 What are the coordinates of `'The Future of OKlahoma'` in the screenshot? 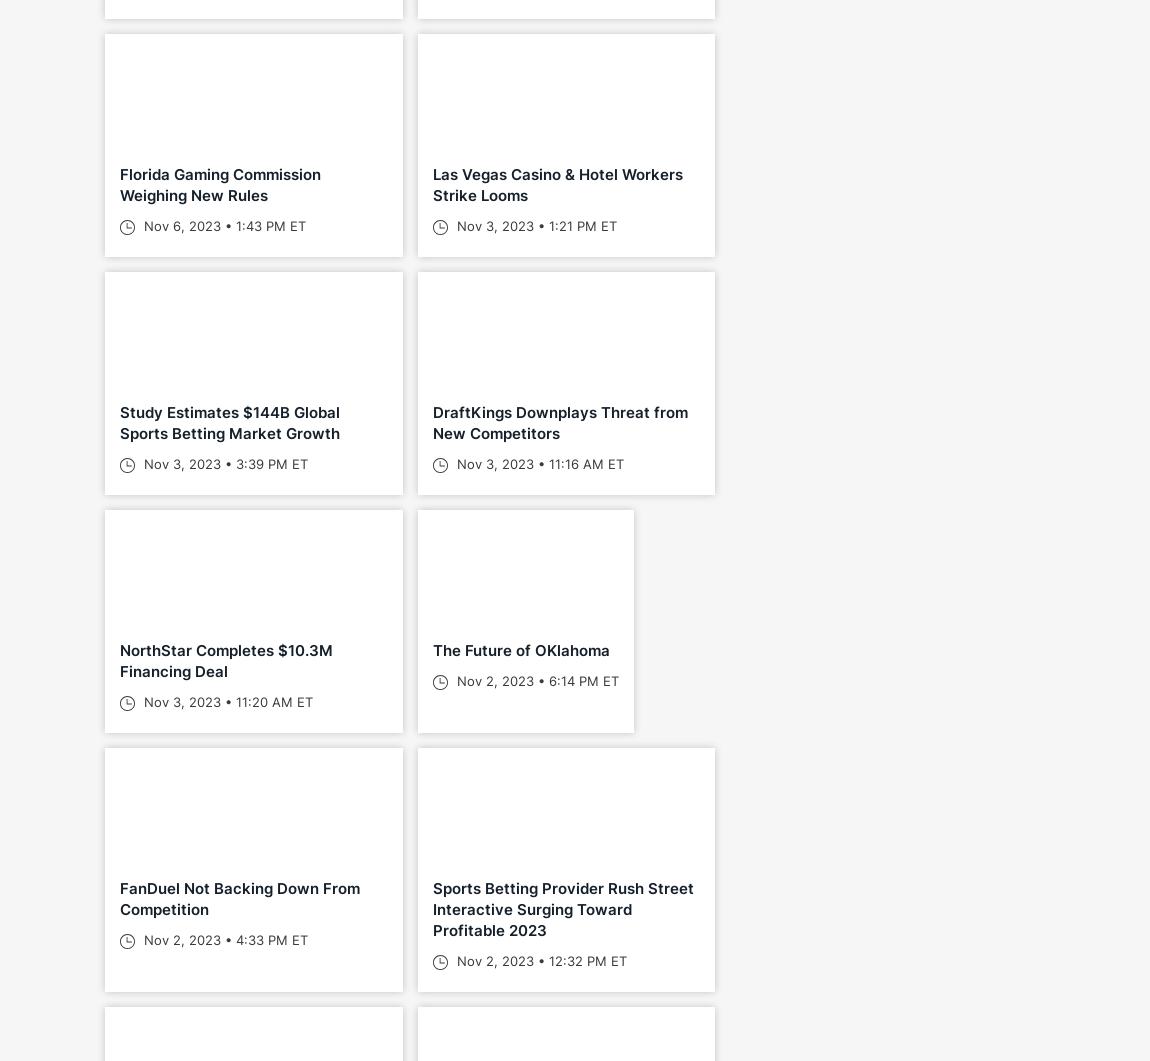 It's located at (520, 649).